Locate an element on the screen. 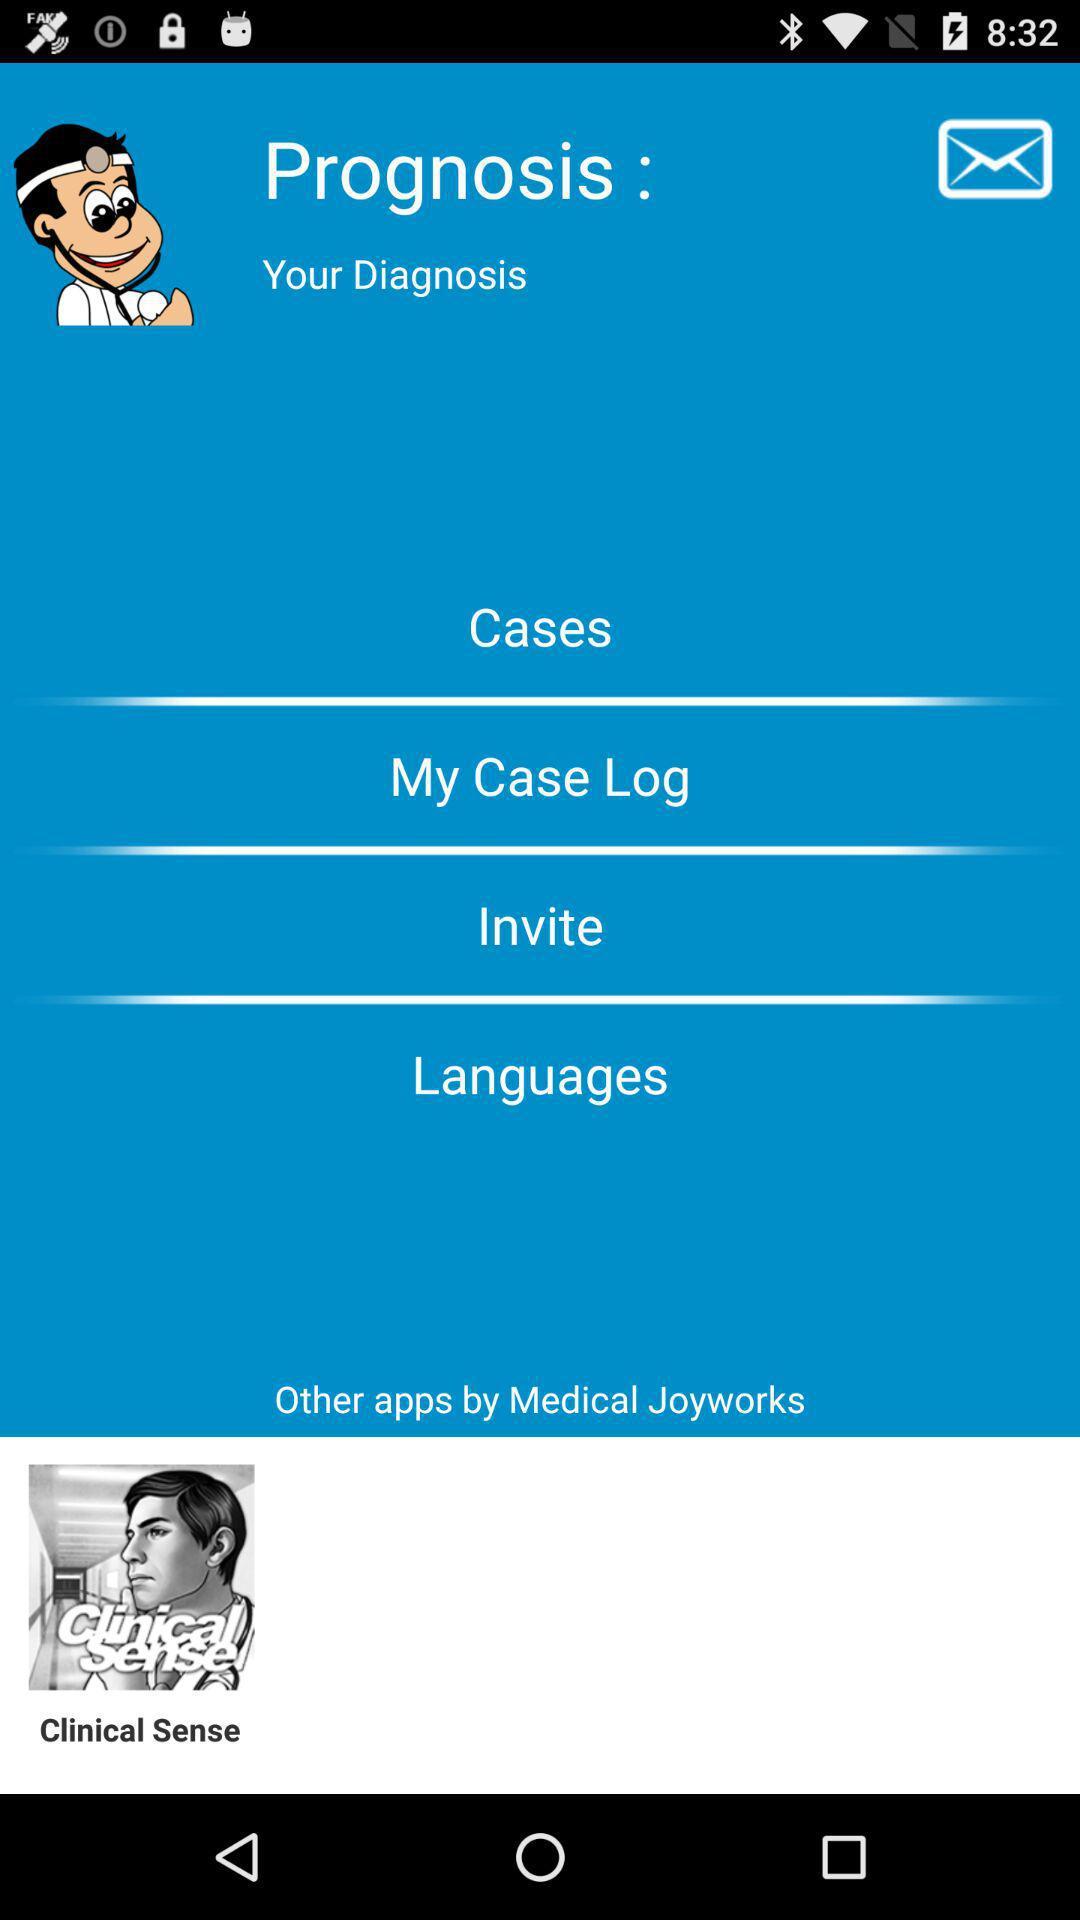 This screenshot has width=1080, height=1920. the my case log item is located at coordinates (540, 774).